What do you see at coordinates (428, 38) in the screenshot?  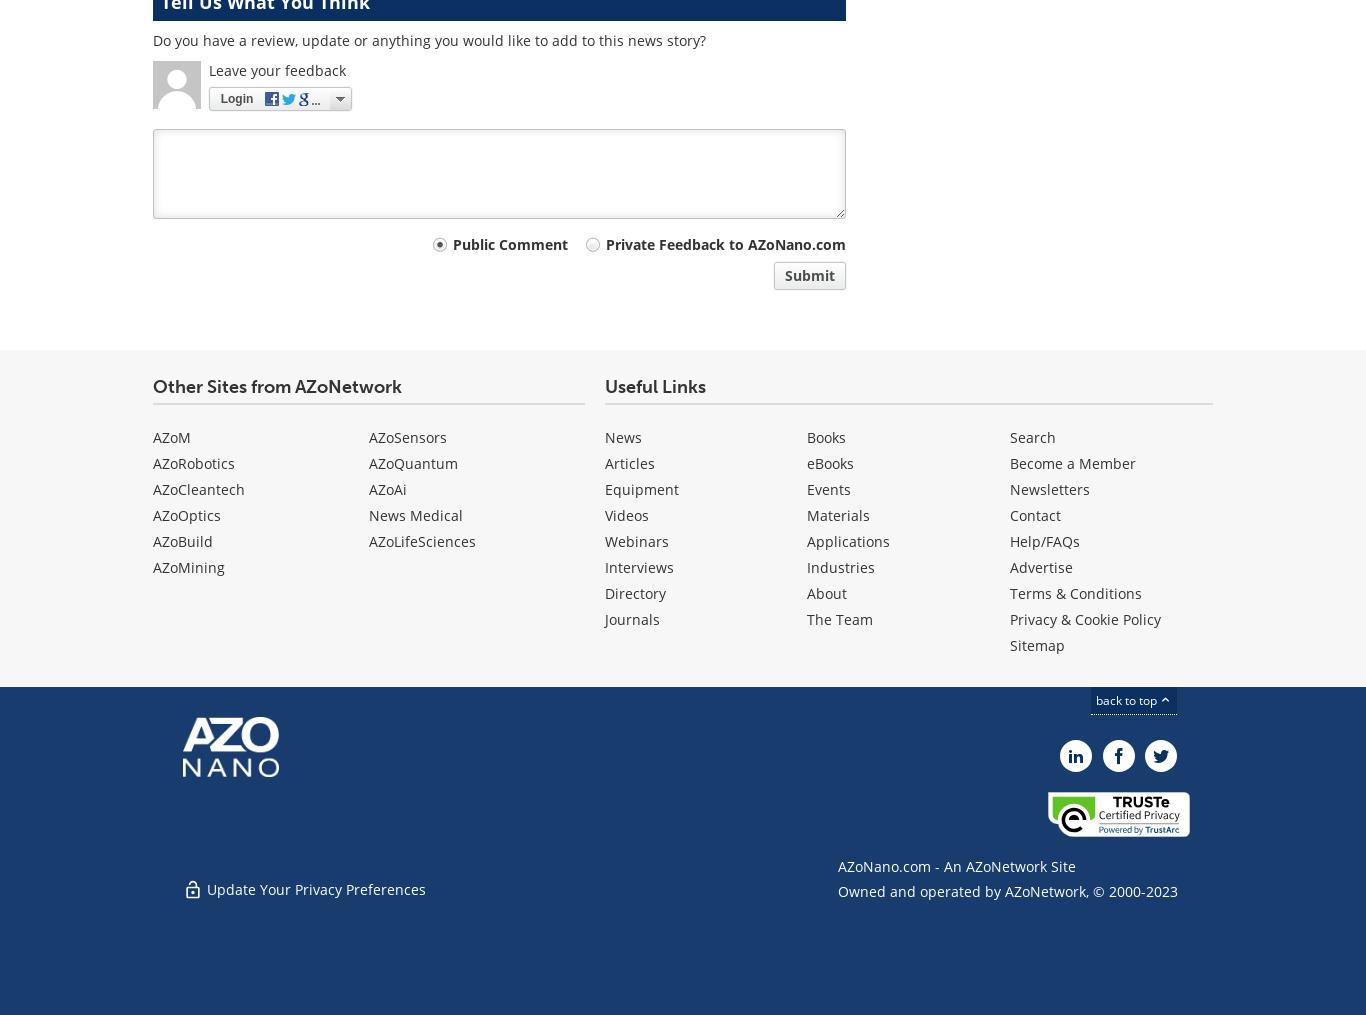 I see `'Do you have a review, update or anything you would like to add to this news story?'` at bounding box center [428, 38].